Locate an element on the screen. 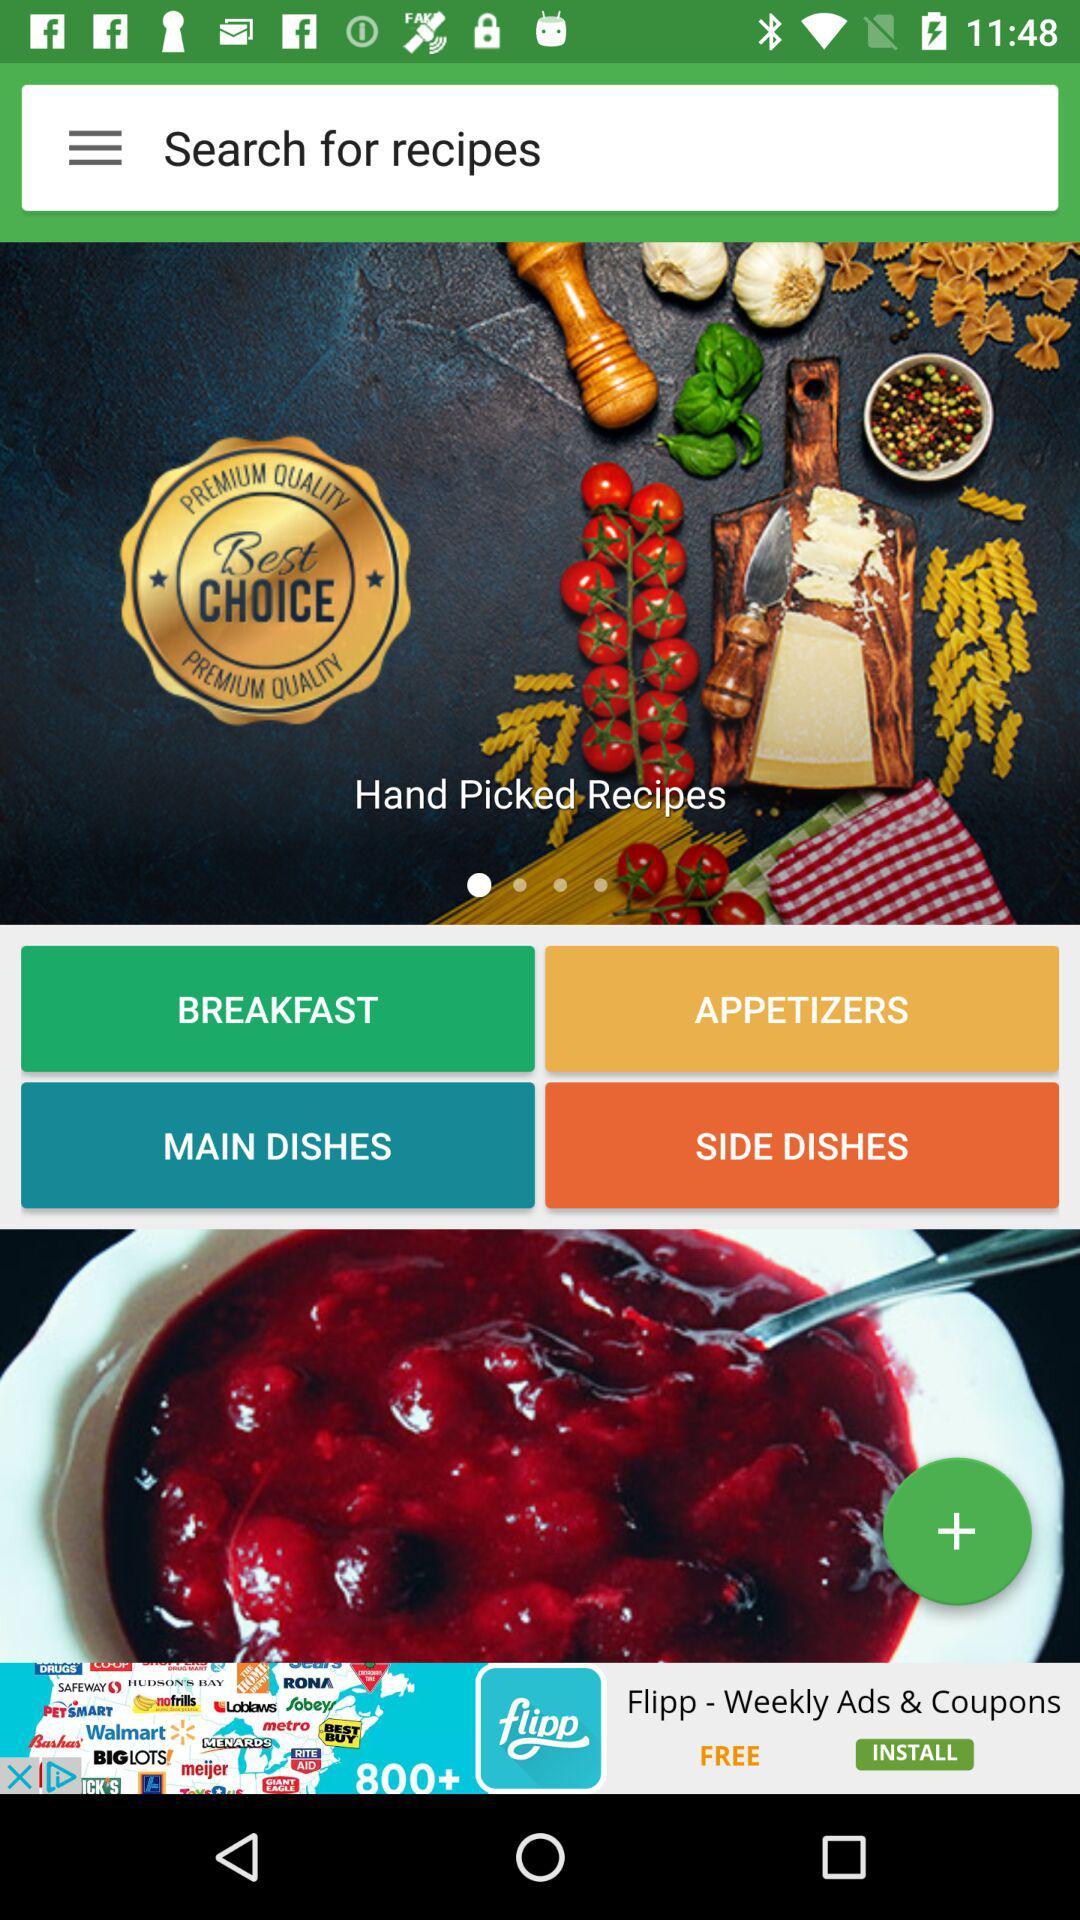 The width and height of the screenshot is (1080, 1920). breakfast is located at coordinates (277, 1008).